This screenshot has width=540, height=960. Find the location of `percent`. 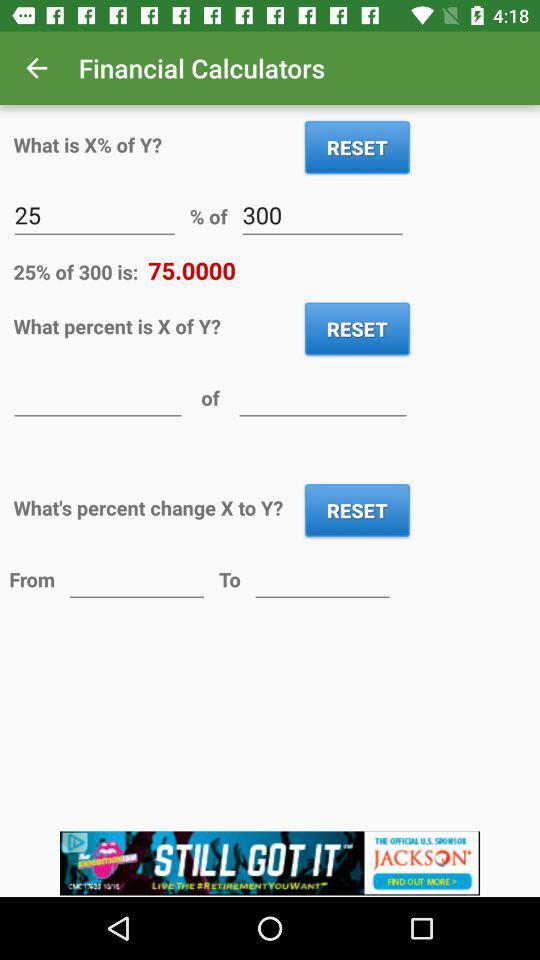

percent is located at coordinates (97, 396).